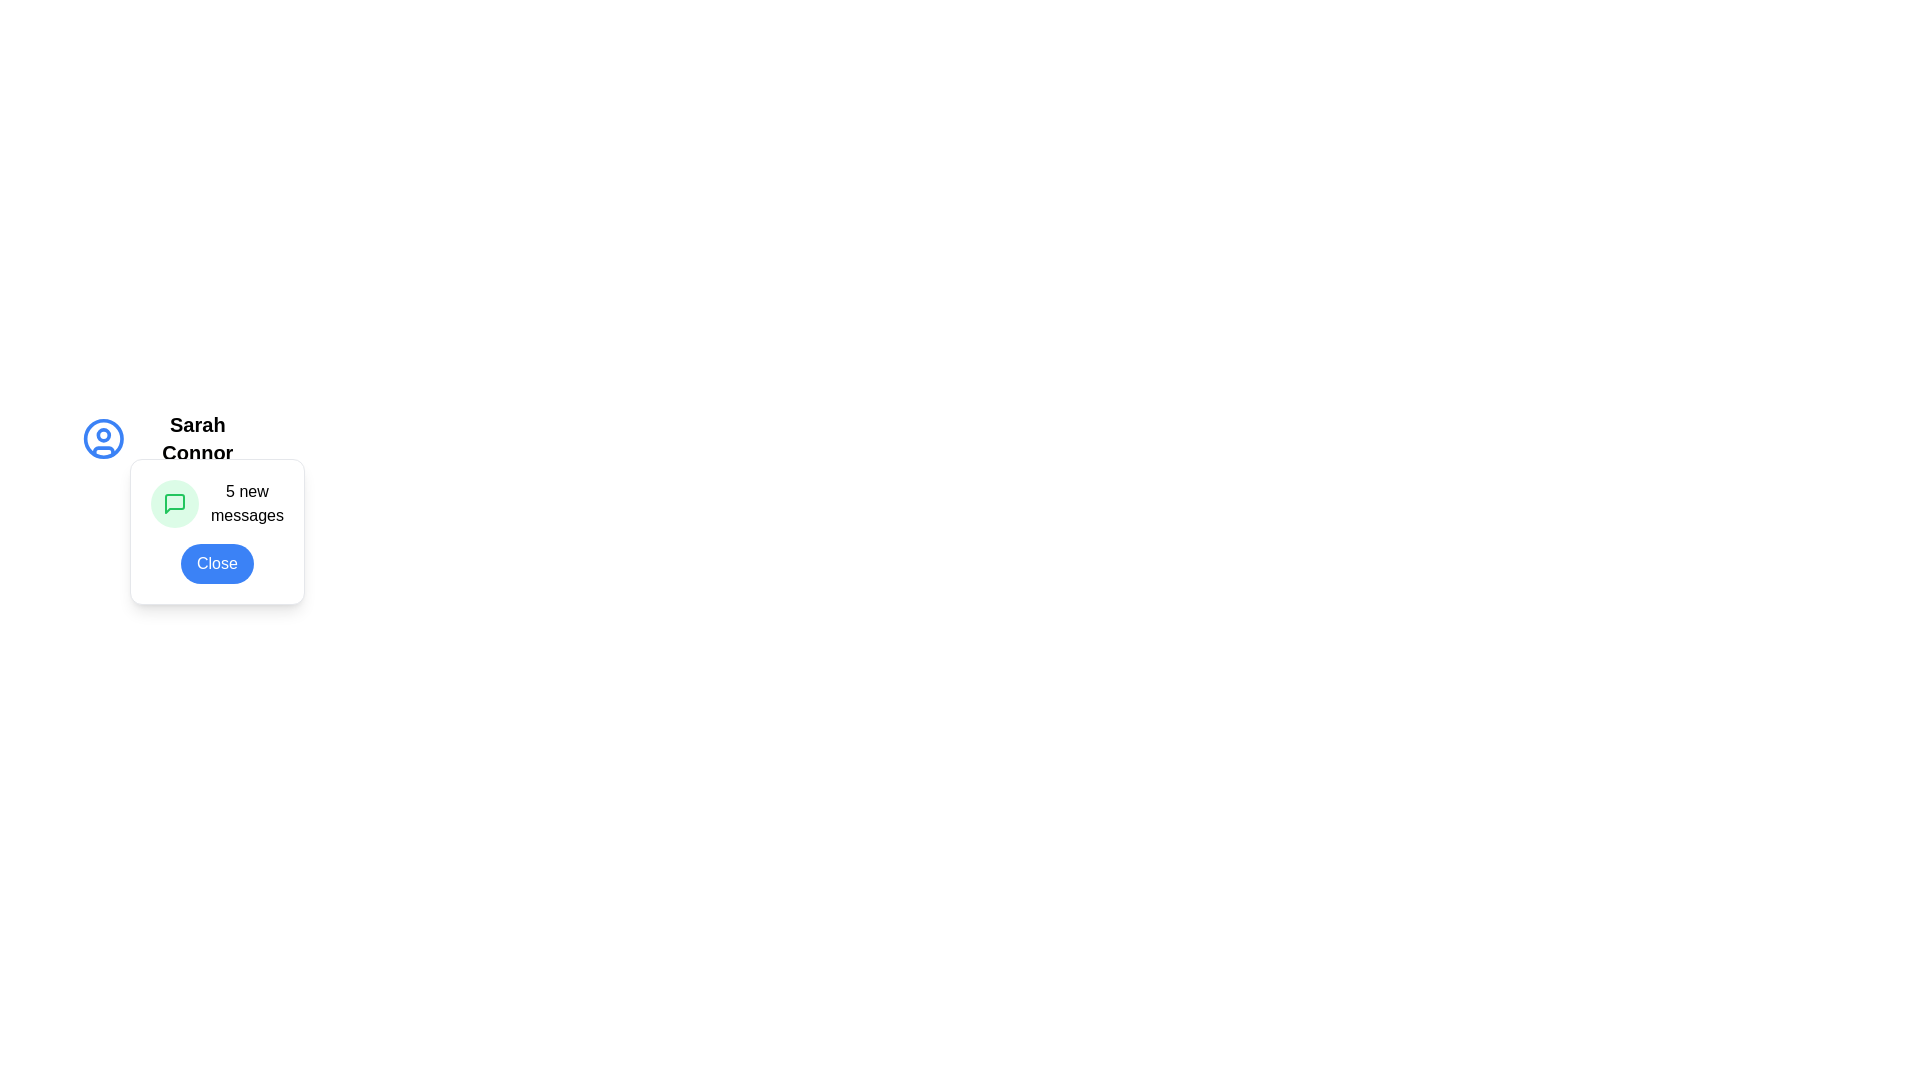 The width and height of the screenshot is (1920, 1080). Describe the element at coordinates (217, 503) in the screenshot. I see `the Notification indicator that notifies the user about 5 new unread messages, located near the center-left of the interface, slightly below the user's name and picture` at that location.